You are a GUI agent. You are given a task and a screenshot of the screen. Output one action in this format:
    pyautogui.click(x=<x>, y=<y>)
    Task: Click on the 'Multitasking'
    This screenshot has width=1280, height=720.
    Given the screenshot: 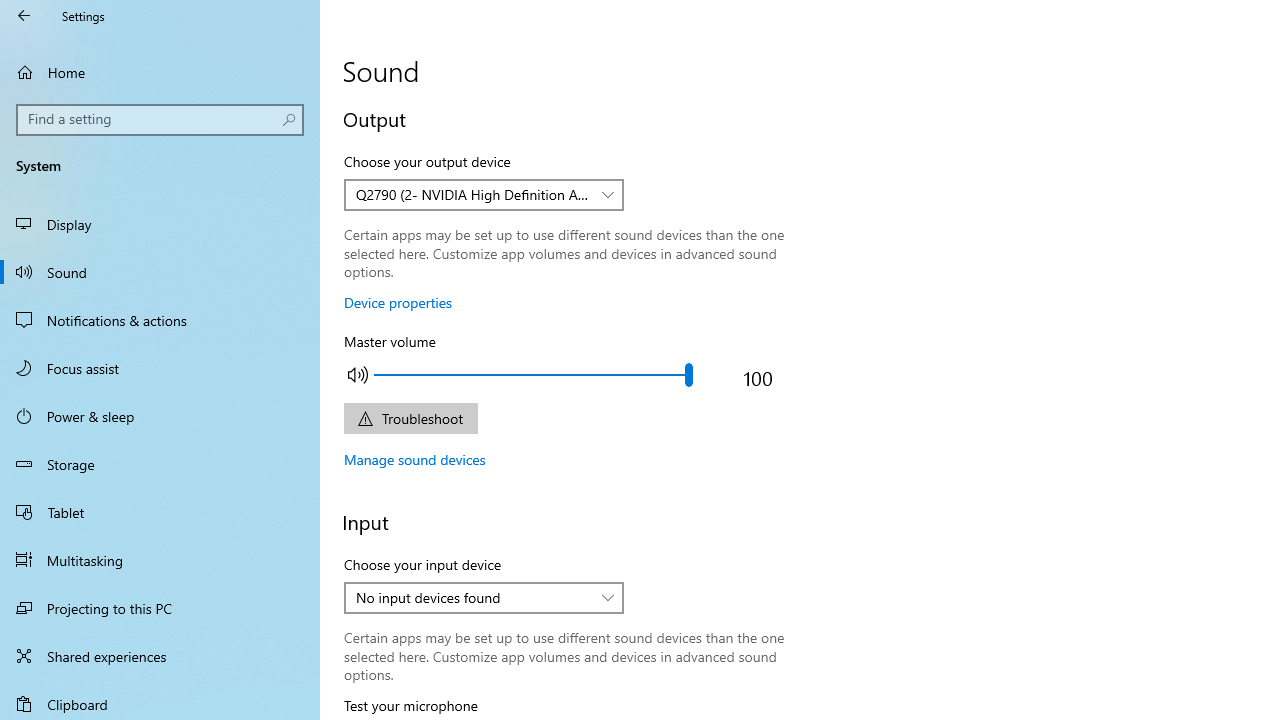 What is the action you would take?
    pyautogui.click(x=160, y=559)
    